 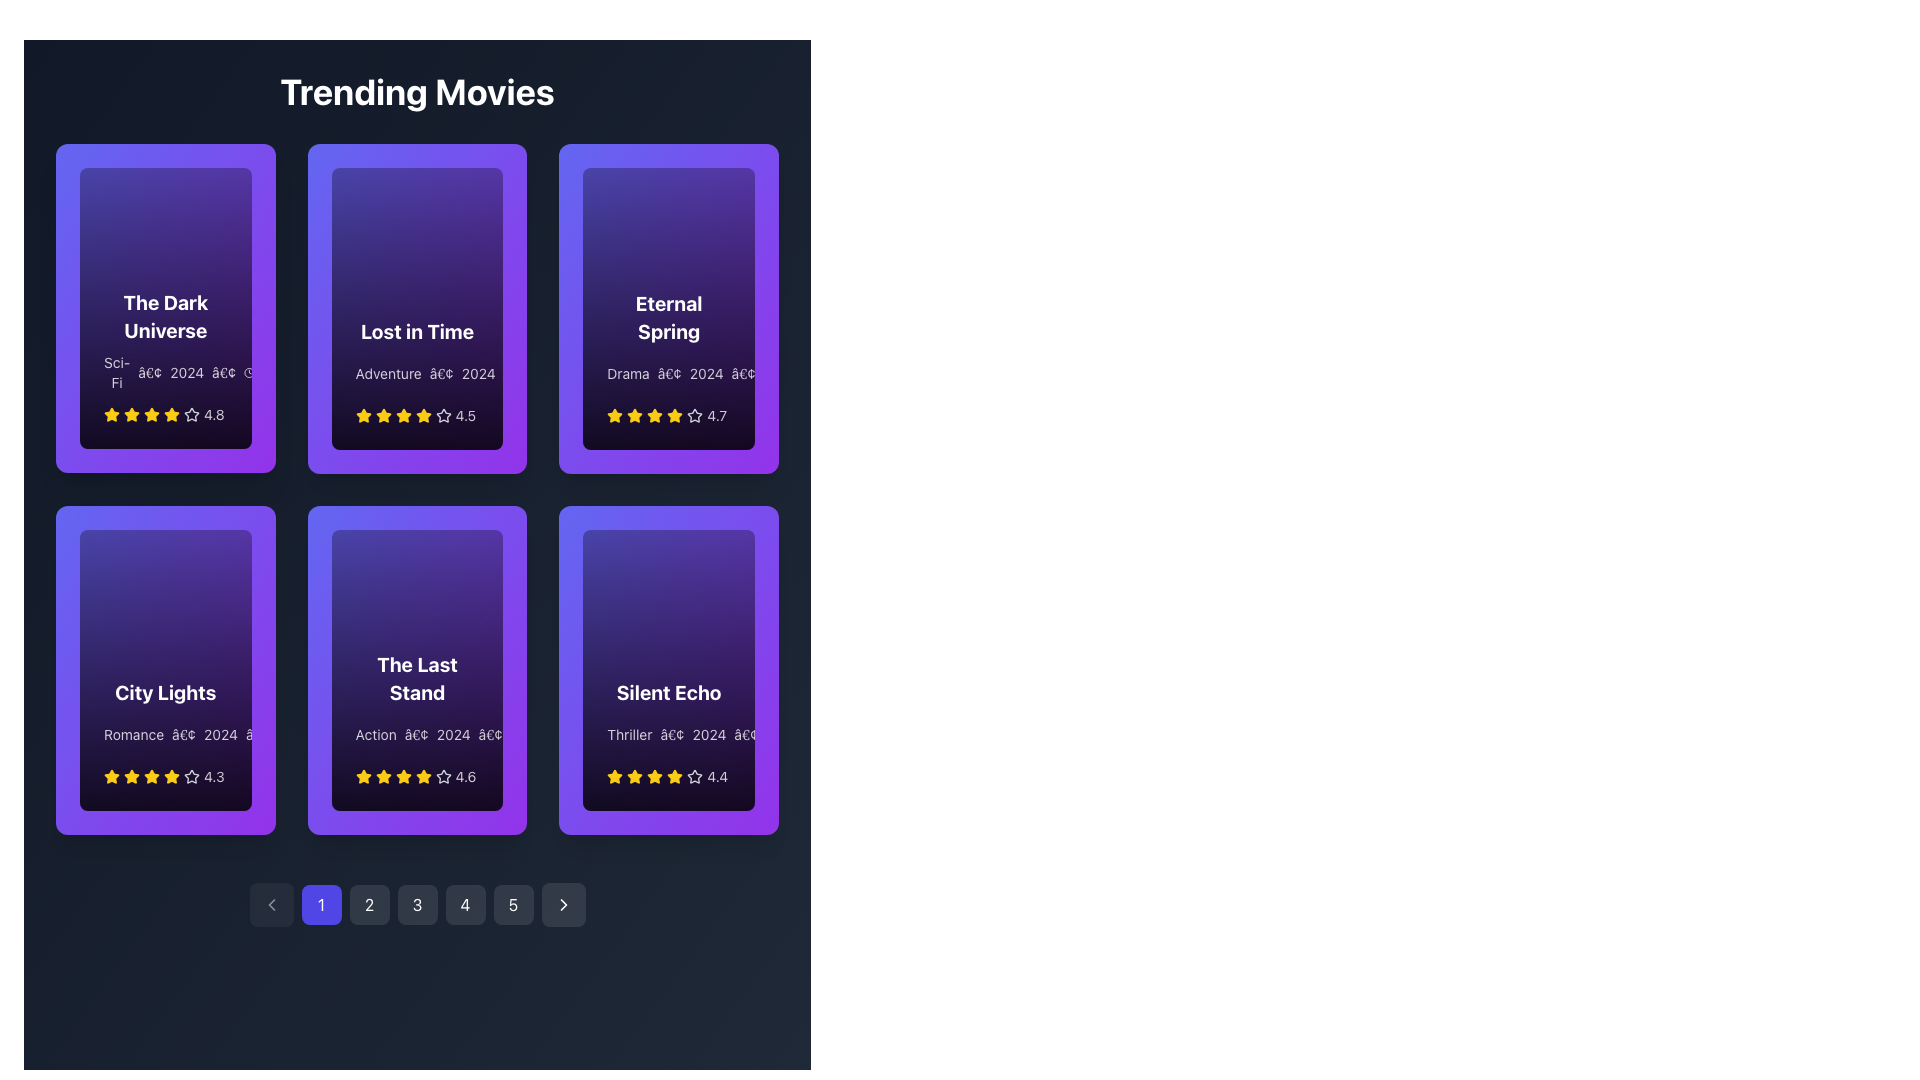 I want to click on the fifth star icon in the 5-star rating system under the 'Silent Echo' card, which is styled with a yellow fill and is located at the rightmost column in the second row, so click(x=675, y=775).